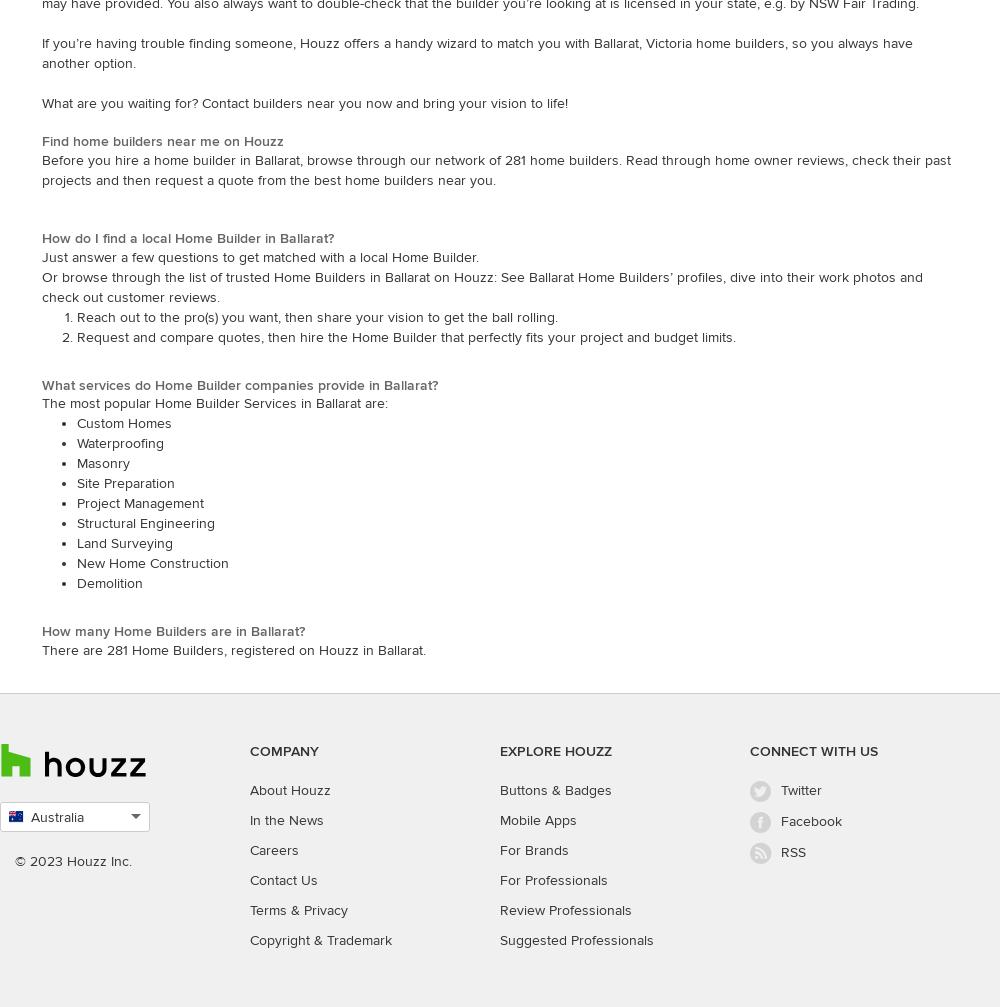  What do you see at coordinates (250, 750) in the screenshot?
I see `'COMPANY'` at bounding box center [250, 750].